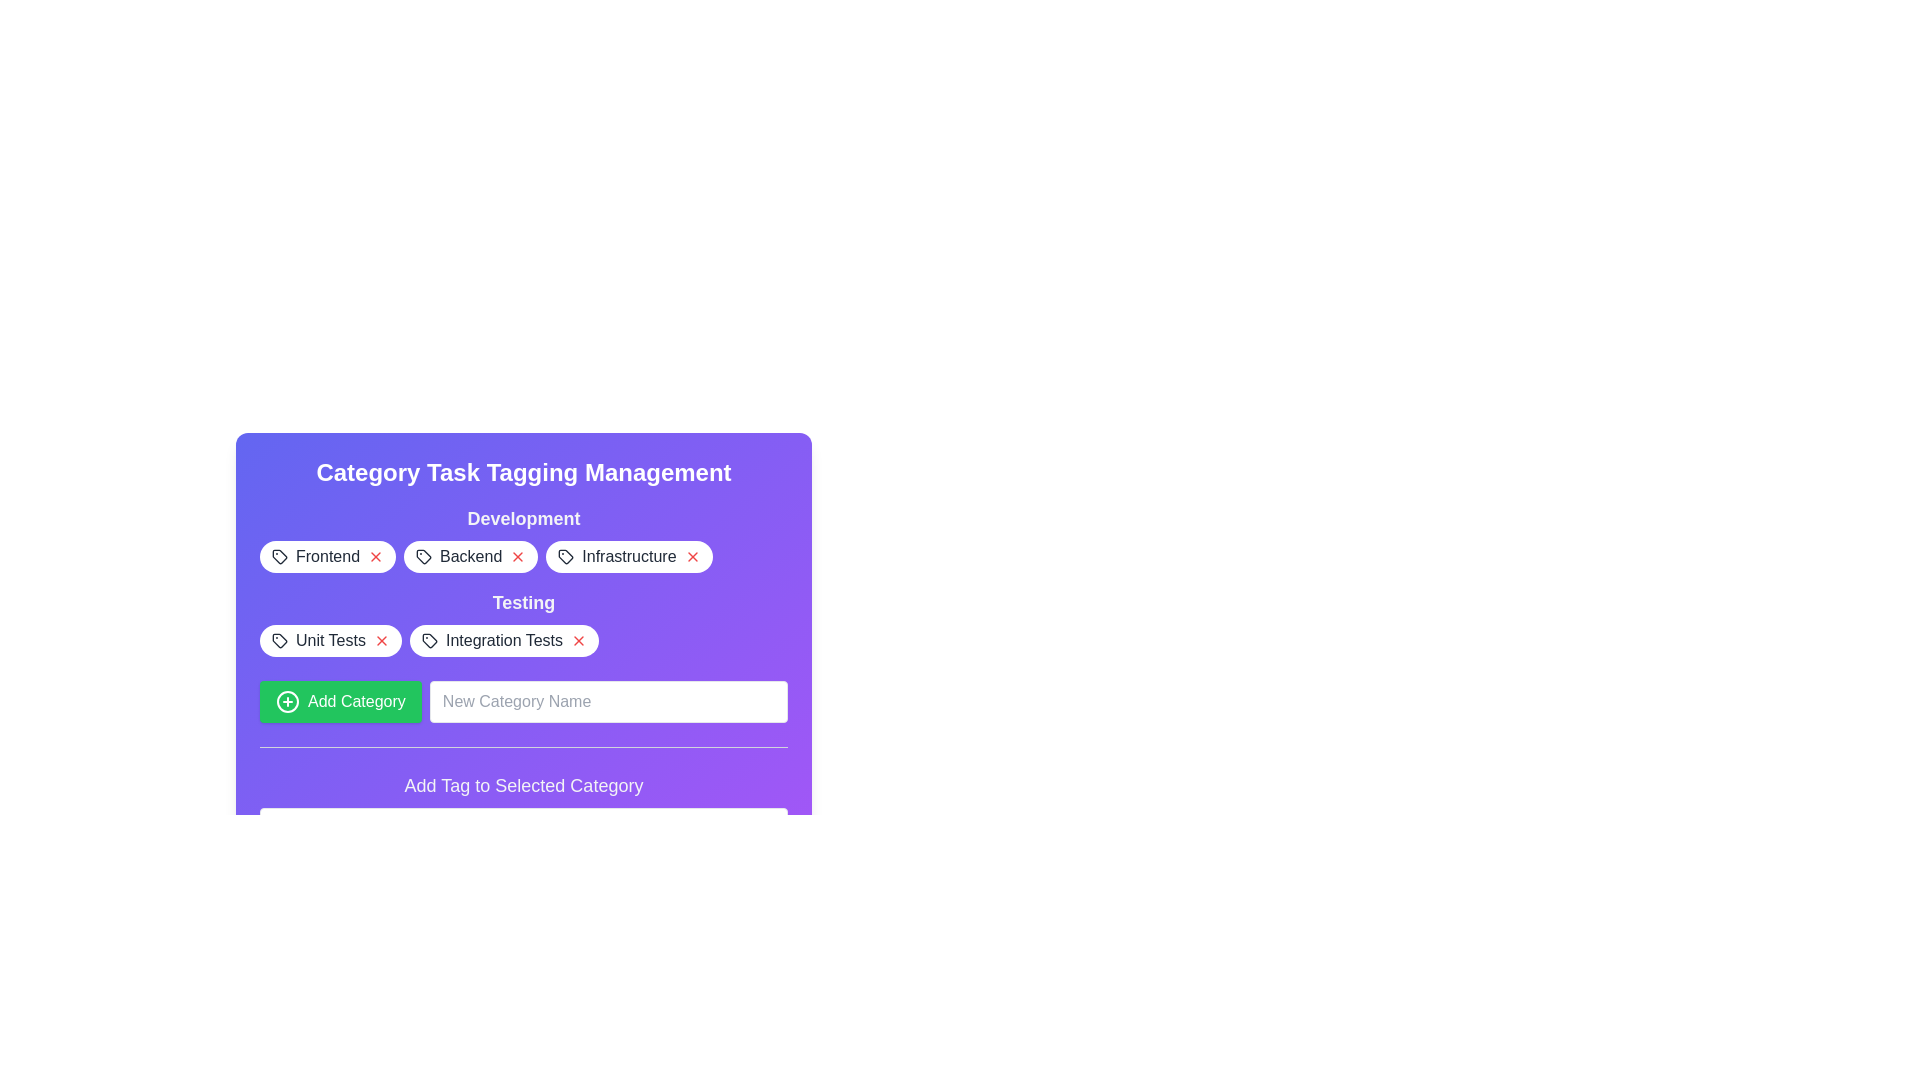 The image size is (1920, 1080). Describe the element at coordinates (278, 556) in the screenshot. I see `the icon representing the 'Frontend' category tag in the 'Category Task Tagging Management' interface` at that location.